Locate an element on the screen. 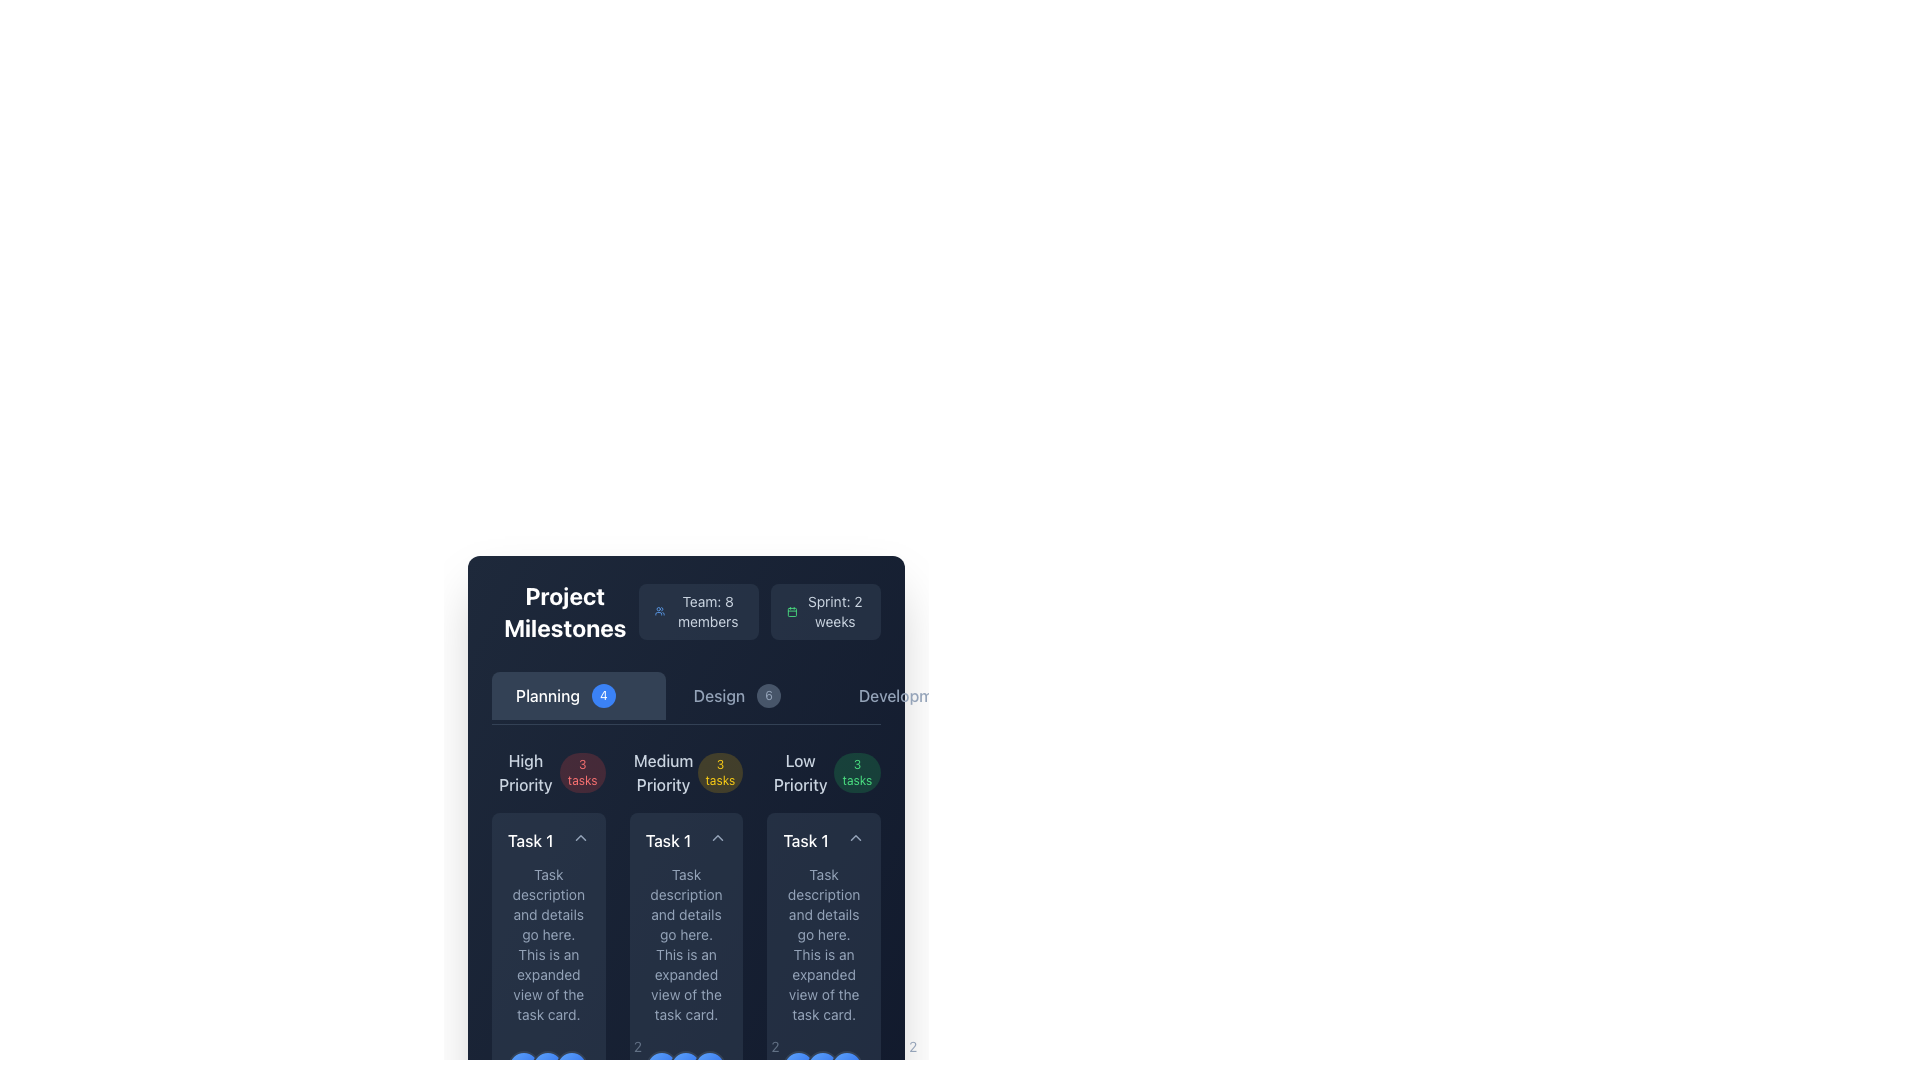 The image size is (1920, 1080). the text label displaying 'High Priority', which is positioned at the top-left of the task priorities section is located at coordinates (525, 771).